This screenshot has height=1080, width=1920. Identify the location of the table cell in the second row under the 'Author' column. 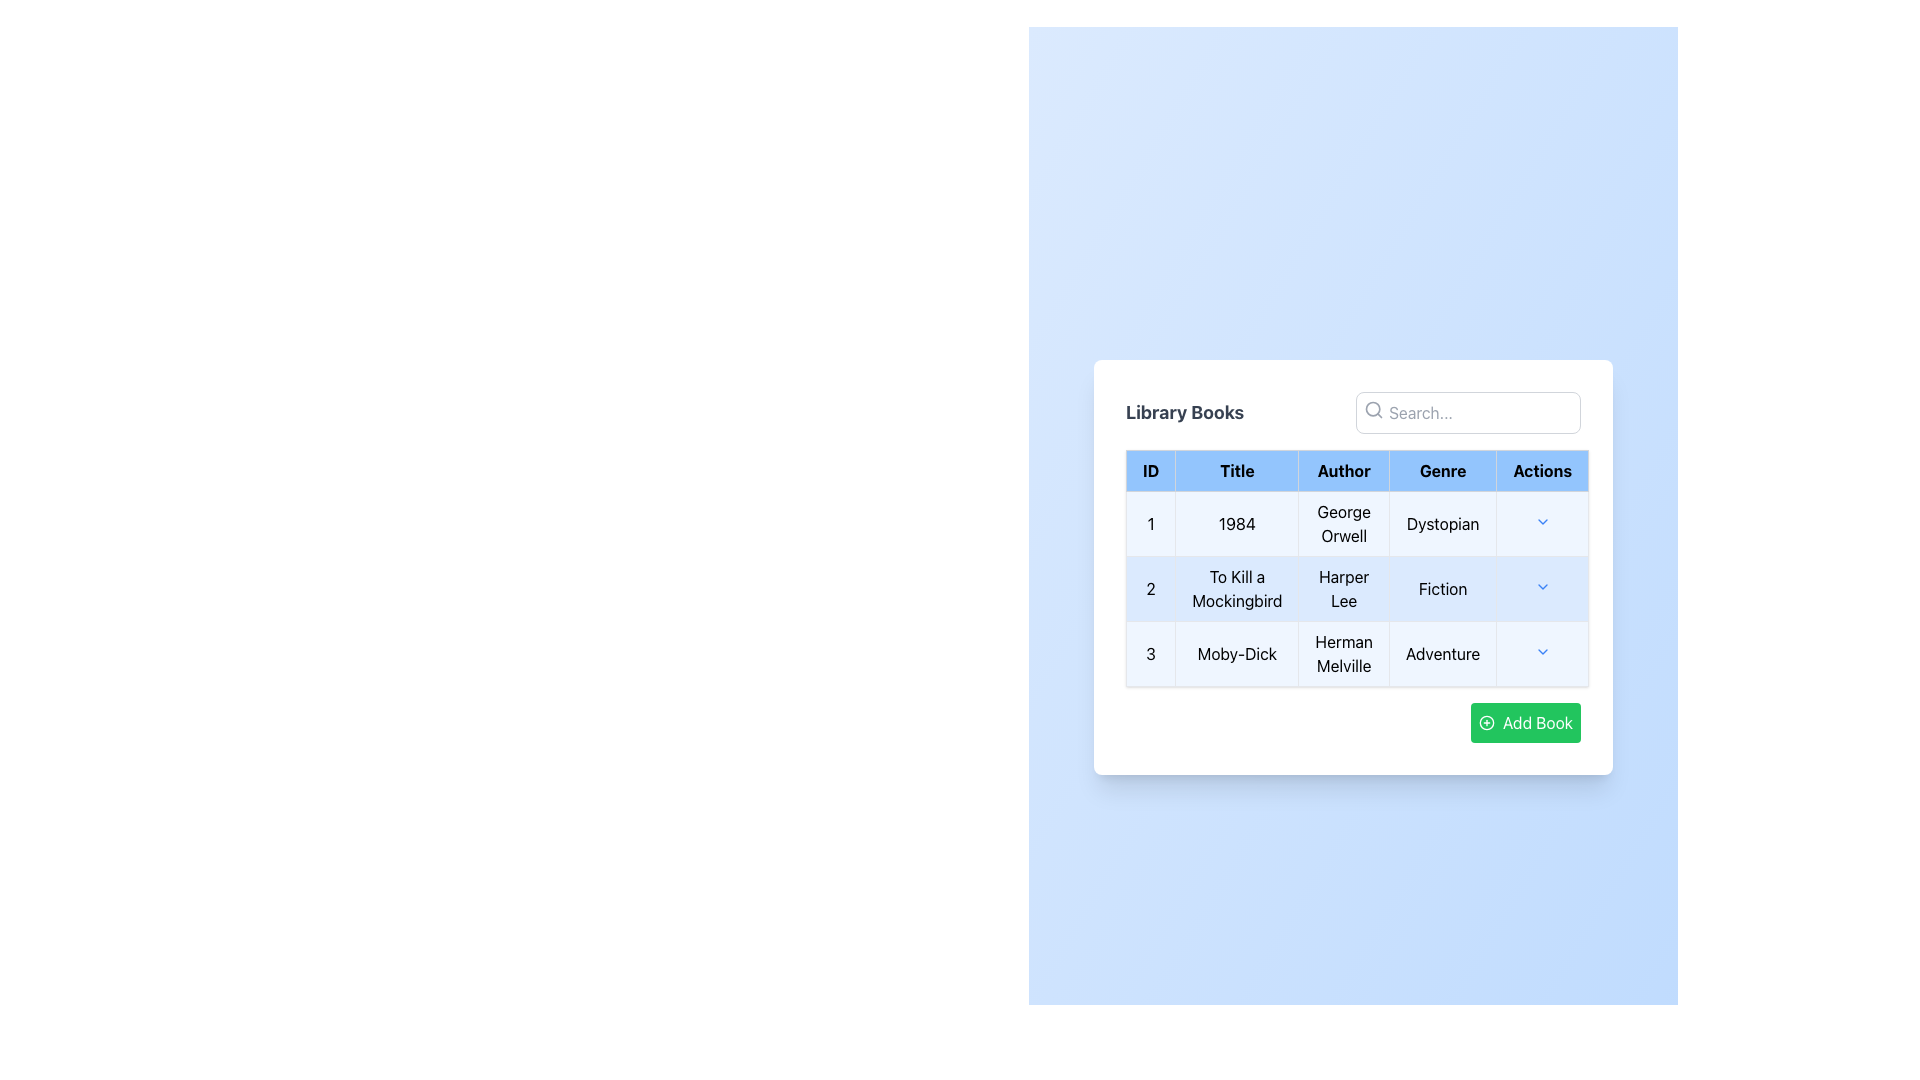
(1357, 567).